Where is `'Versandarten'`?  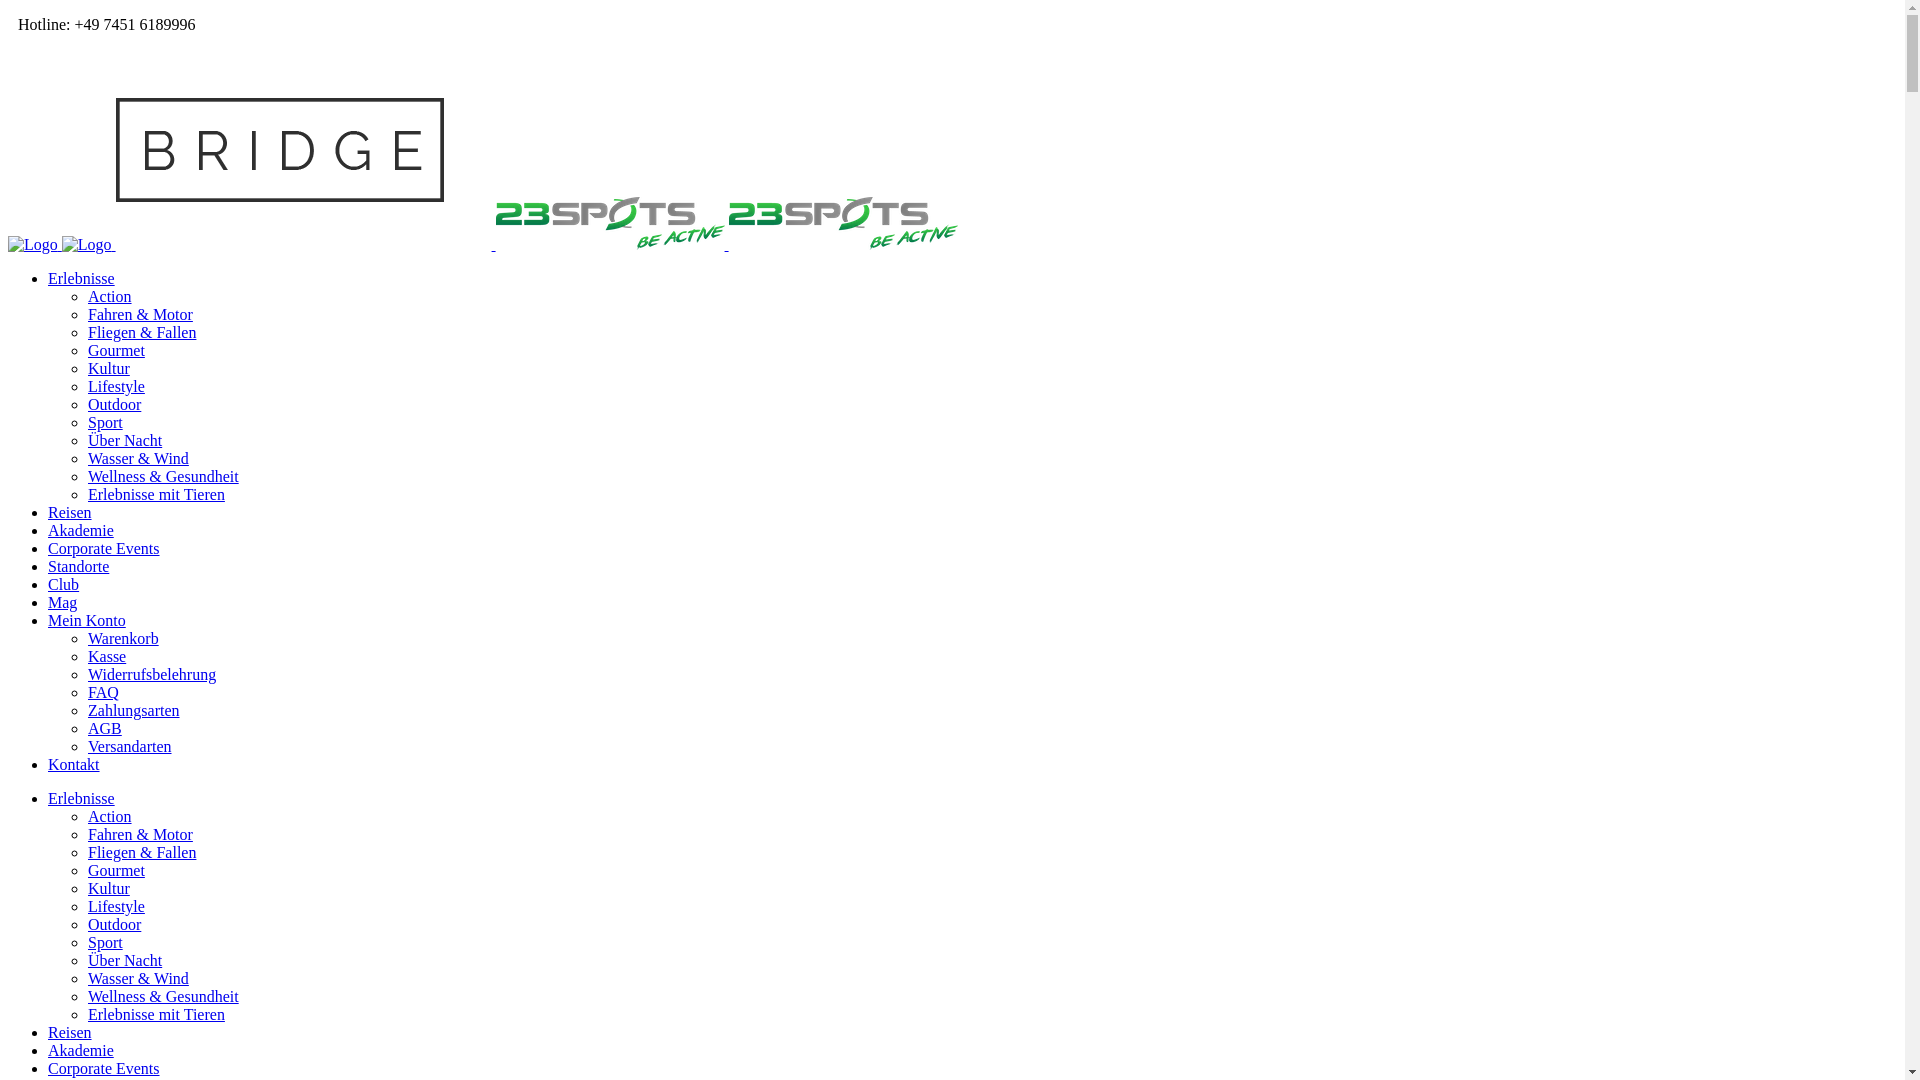 'Versandarten' is located at coordinates (128, 746).